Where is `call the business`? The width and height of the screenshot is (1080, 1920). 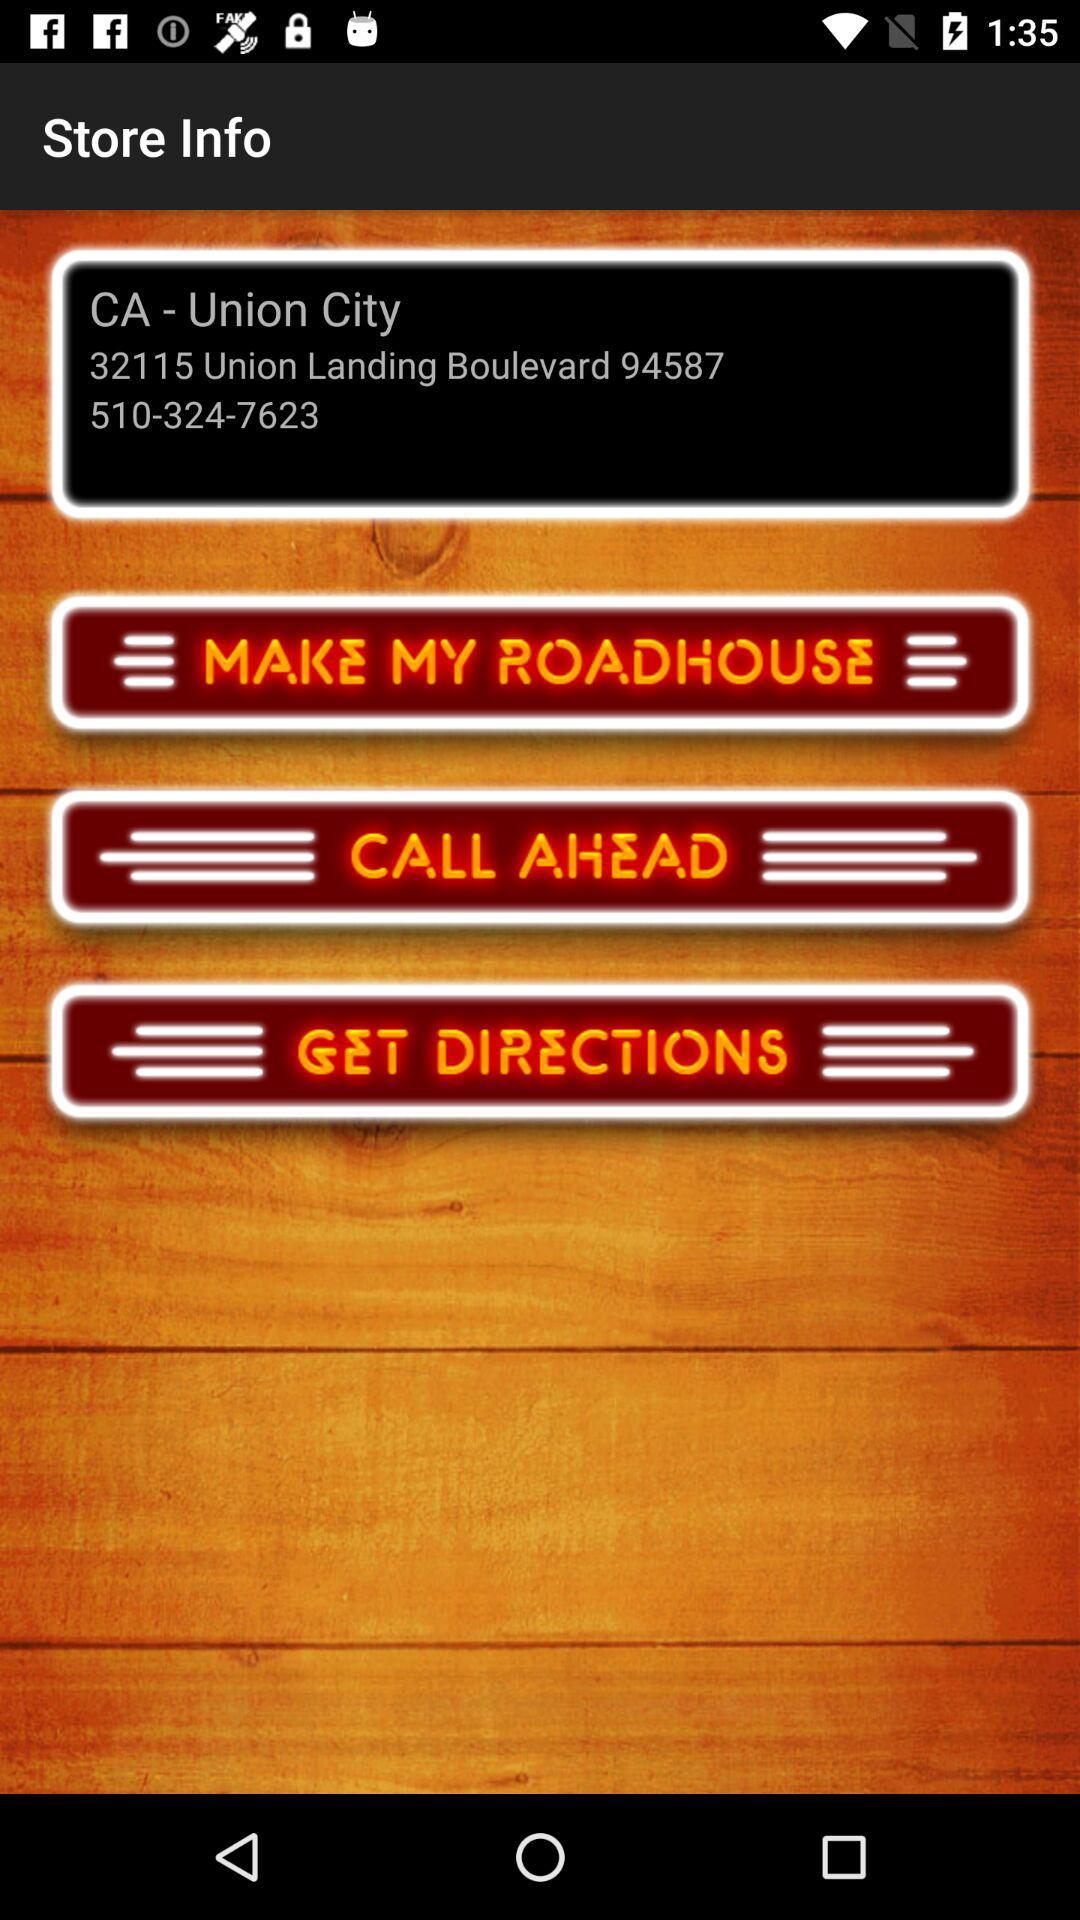 call the business is located at coordinates (540, 875).